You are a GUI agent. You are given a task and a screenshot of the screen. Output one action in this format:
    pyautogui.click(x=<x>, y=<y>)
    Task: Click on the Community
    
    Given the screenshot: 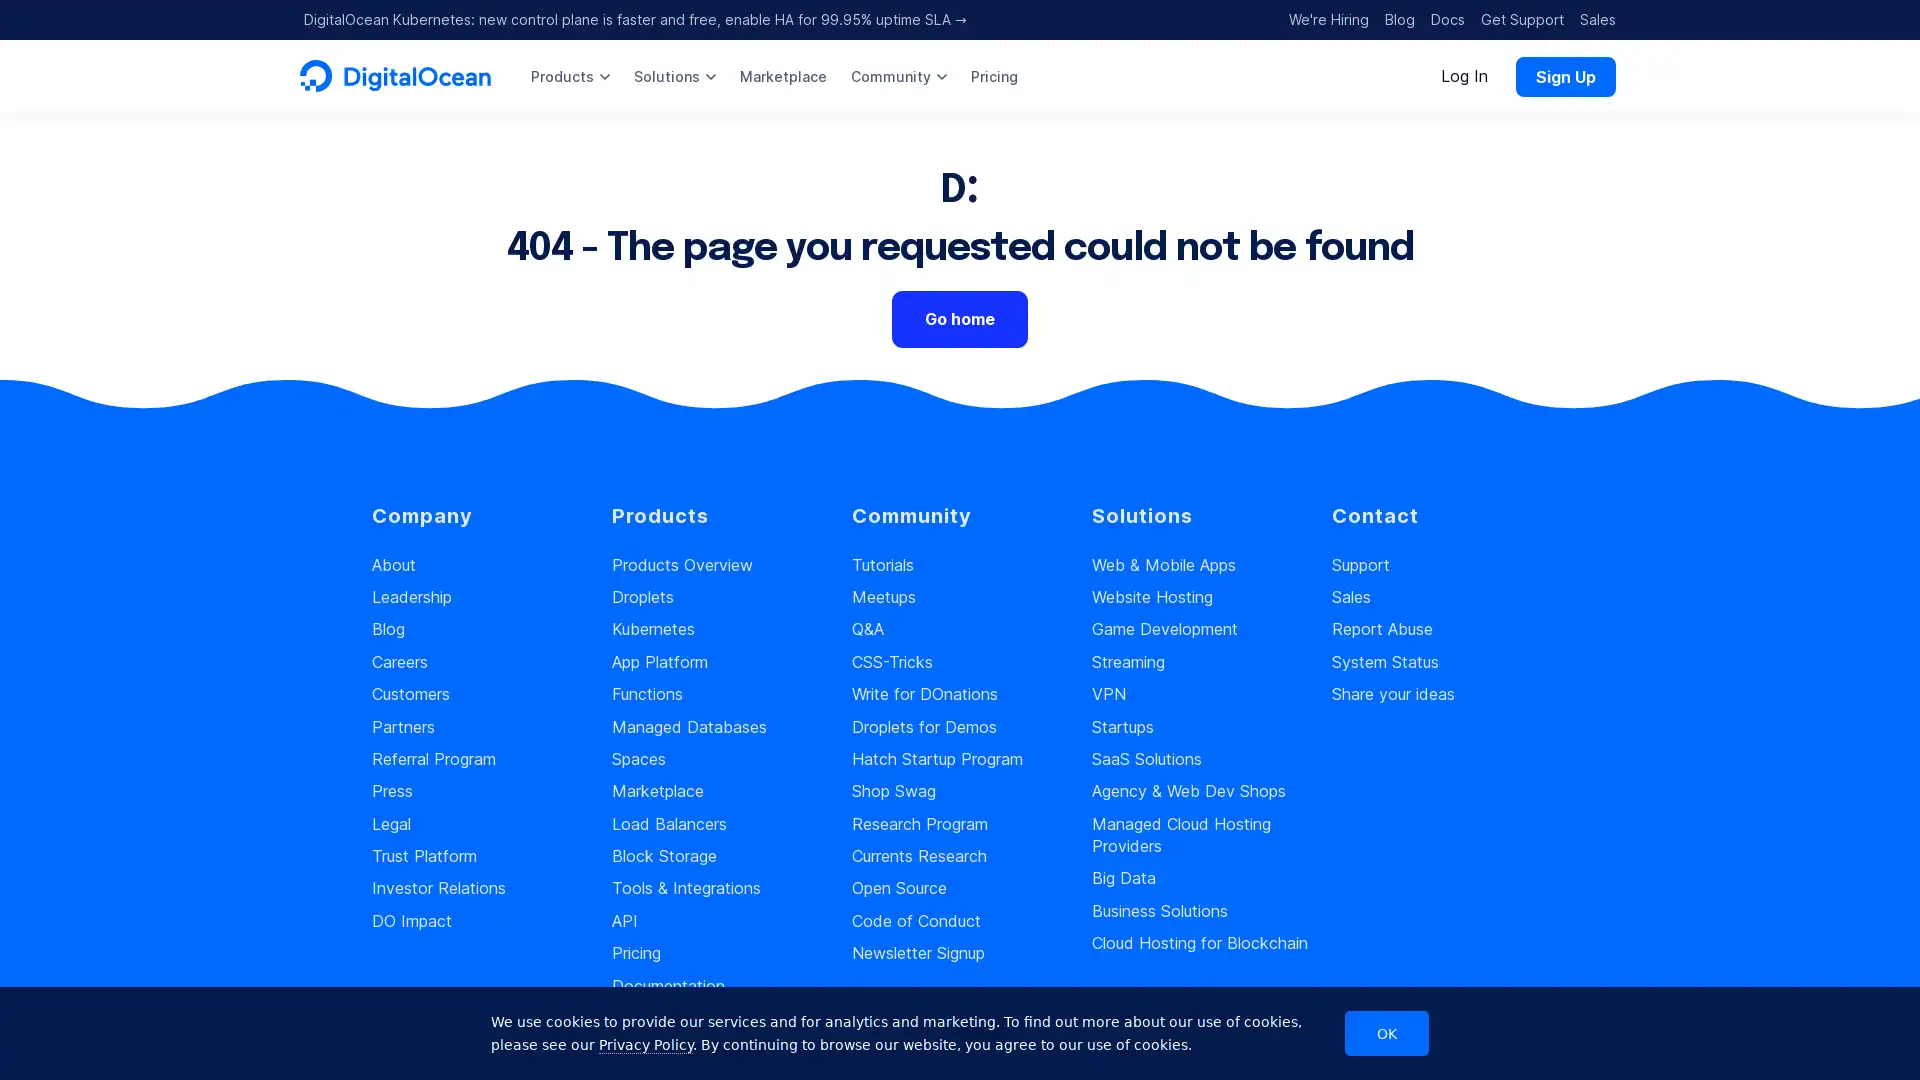 What is the action you would take?
    pyautogui.click(x=897, y=75)
    